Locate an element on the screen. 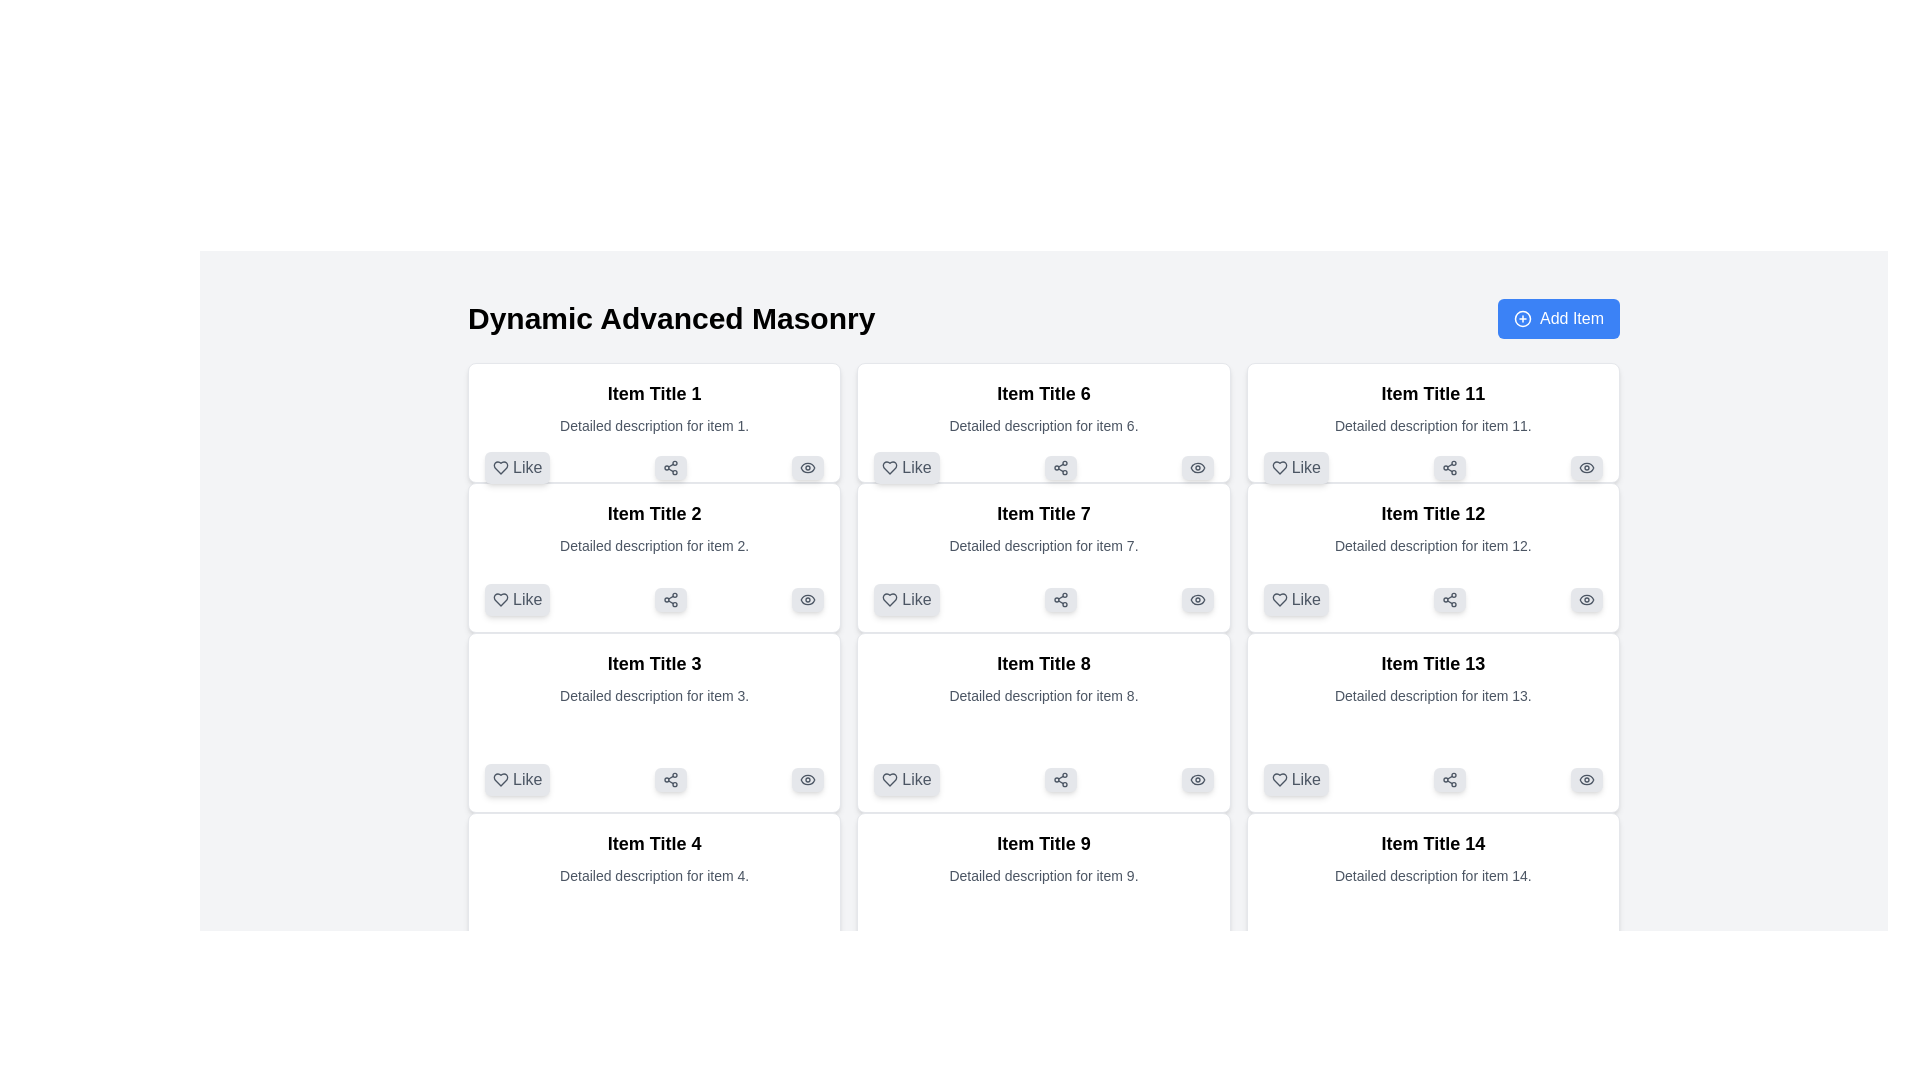  the static text title located at the upper section of the card in the third column and fourth row, which provides a label for the associated content is located at coordinates (1432, 393).